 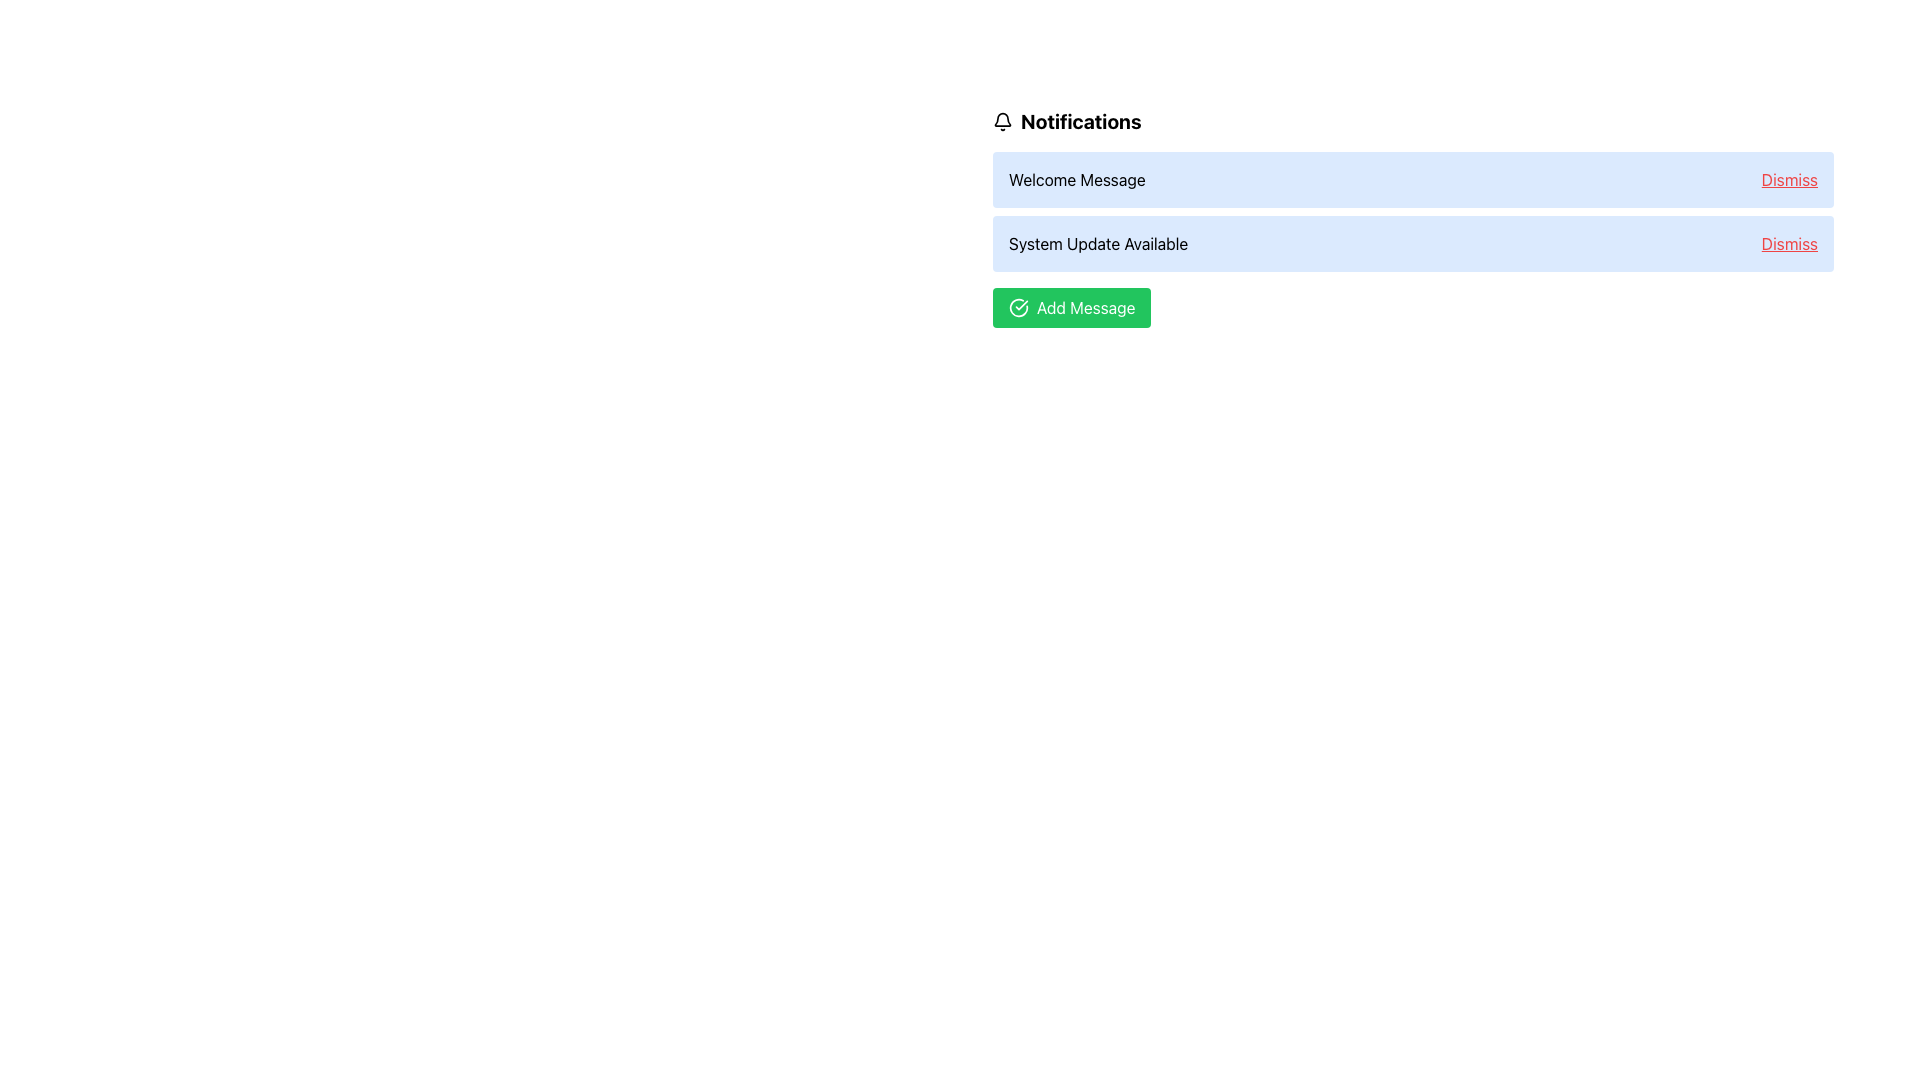 What do you see at coordinates (1003, 119) in the screenshot?
I see `the bell icon located at the top left of the notifications panel, which precedes the 'Notifications' text heading` at bounding box center [1003, 119].